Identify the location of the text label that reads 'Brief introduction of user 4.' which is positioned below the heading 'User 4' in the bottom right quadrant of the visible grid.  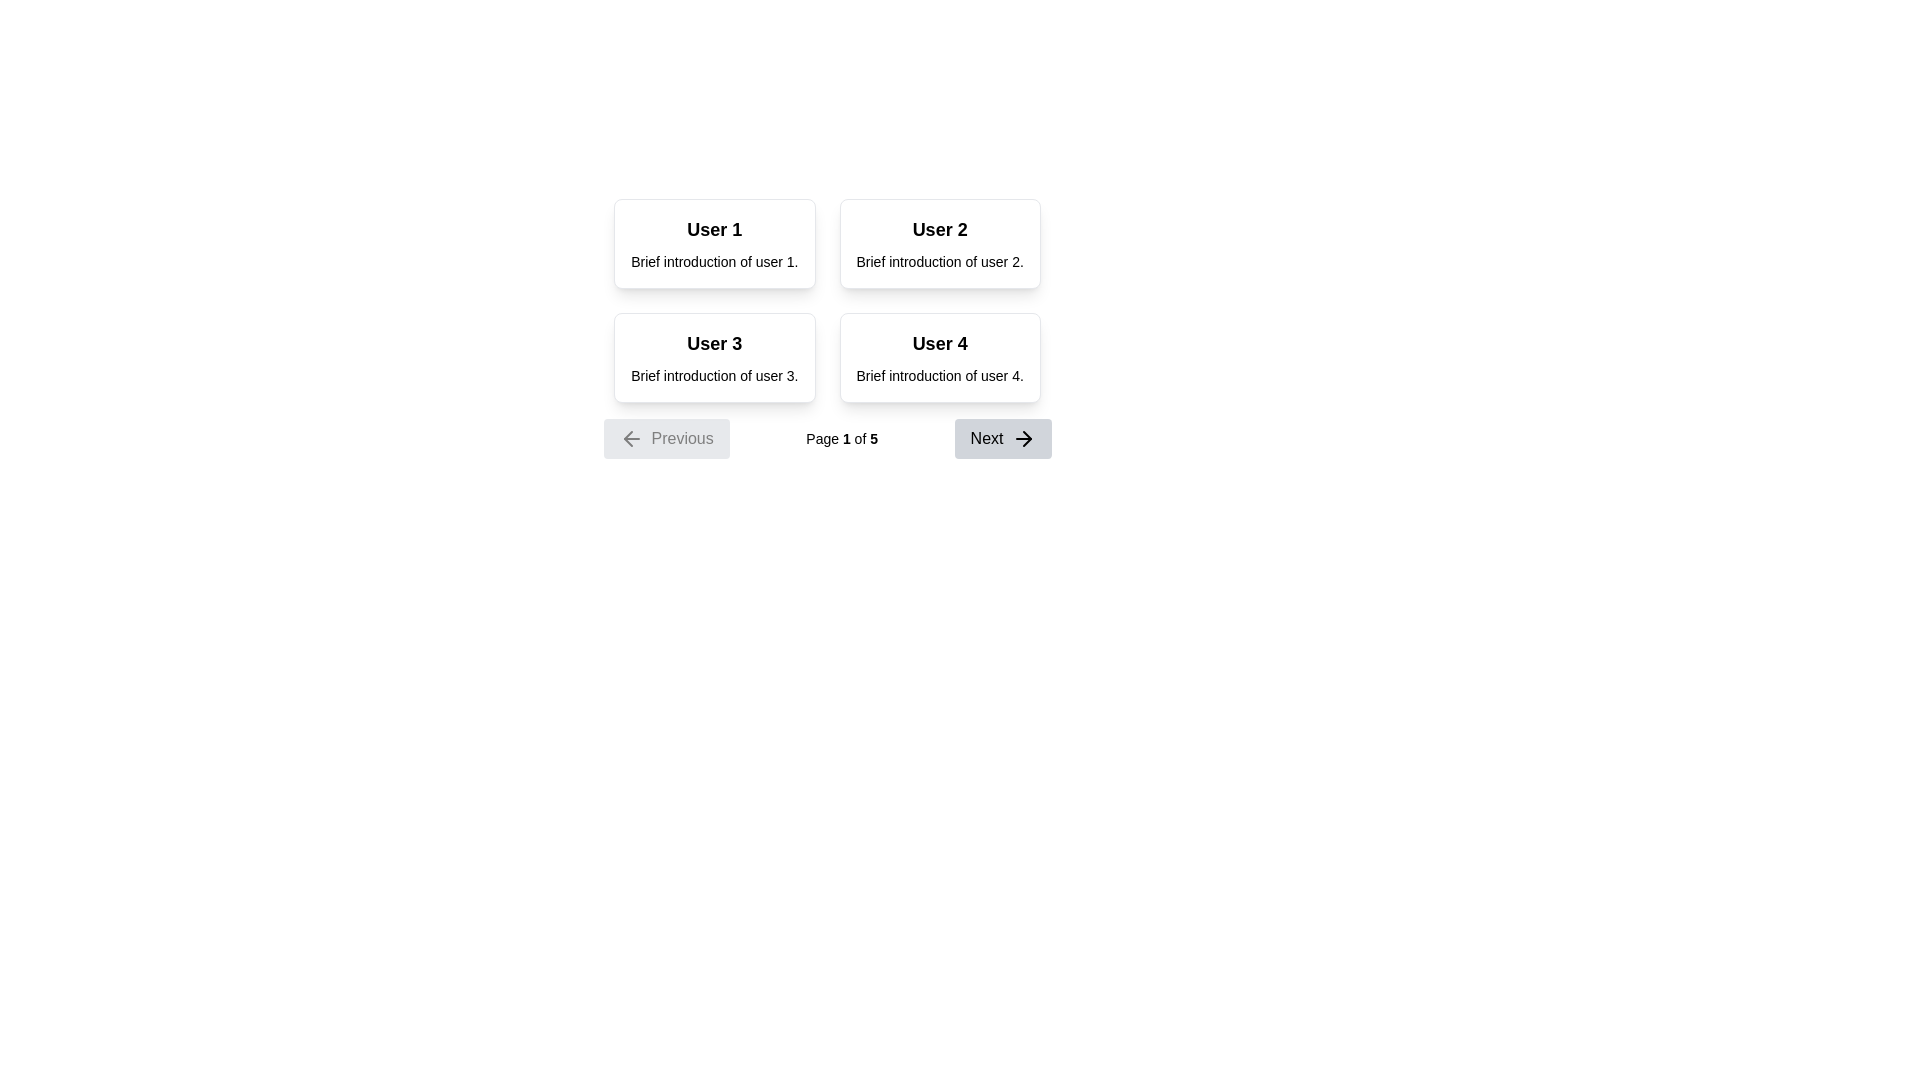
(939, 375).